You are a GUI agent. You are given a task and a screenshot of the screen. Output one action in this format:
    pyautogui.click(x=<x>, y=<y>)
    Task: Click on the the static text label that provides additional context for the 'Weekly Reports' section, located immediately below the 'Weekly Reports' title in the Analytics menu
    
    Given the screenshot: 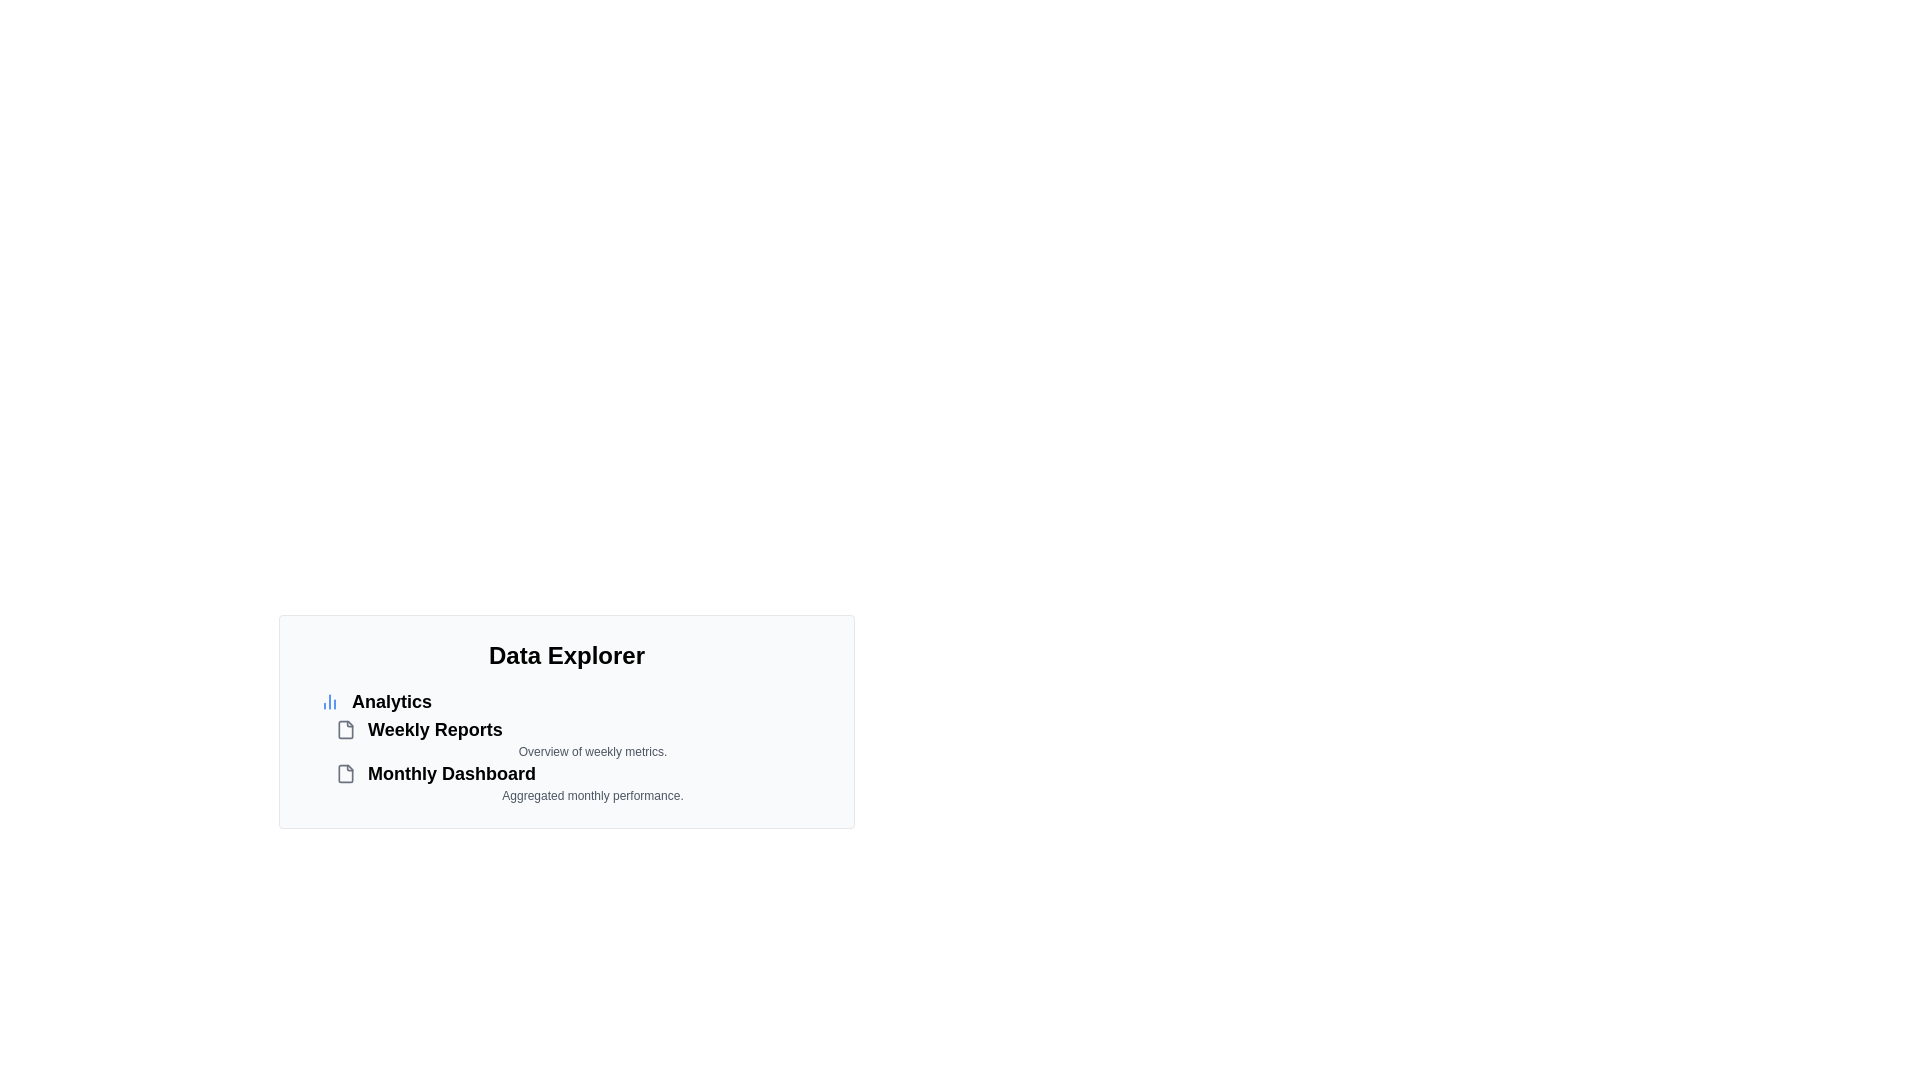 What is the action you would take?
    pyautogui.click(x=592, y=752)
    